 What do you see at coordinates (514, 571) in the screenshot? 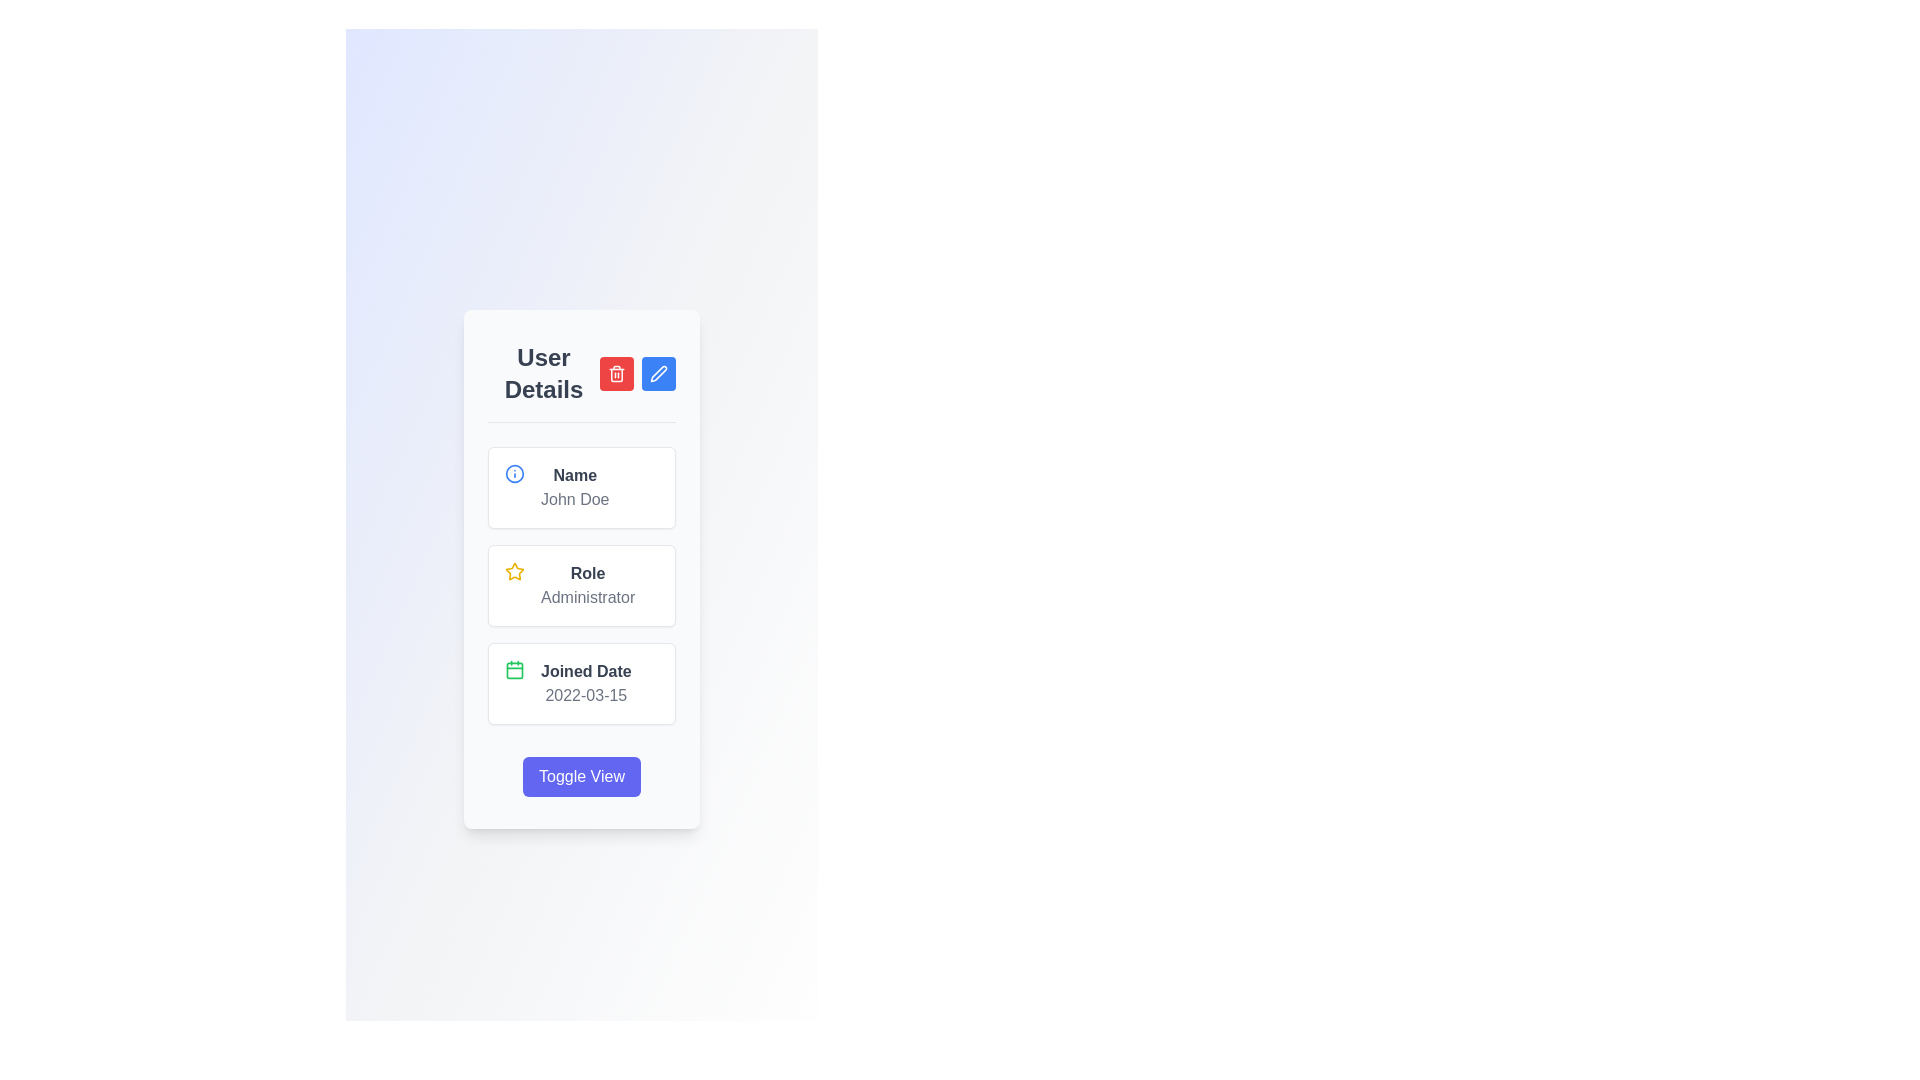
I see `the star icon that marks the importance of the 'Role' section, positioned to the left of the text 'Role' and above its description 'Administrator'` at bounding box center [514, 571].